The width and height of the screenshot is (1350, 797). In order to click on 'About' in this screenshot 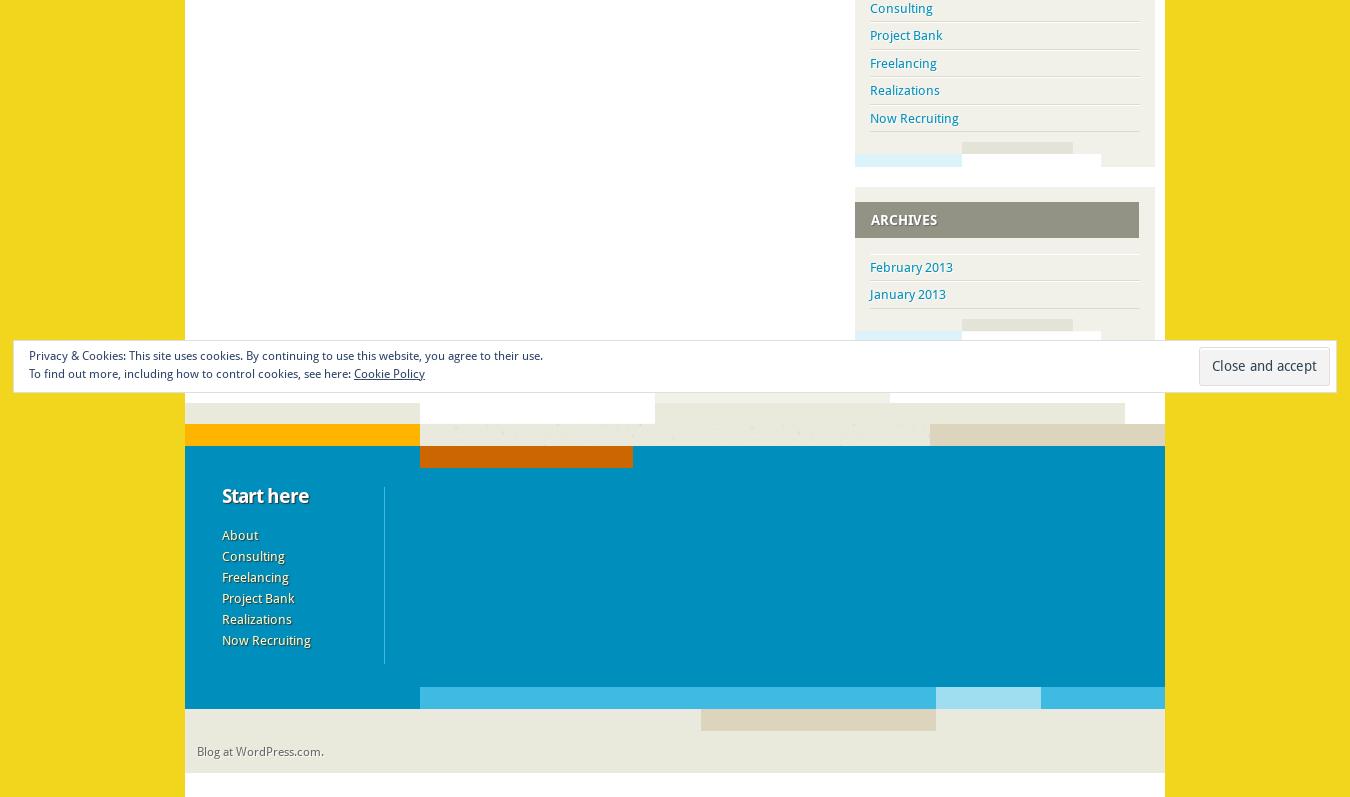, I will do `click(220, 534)`.